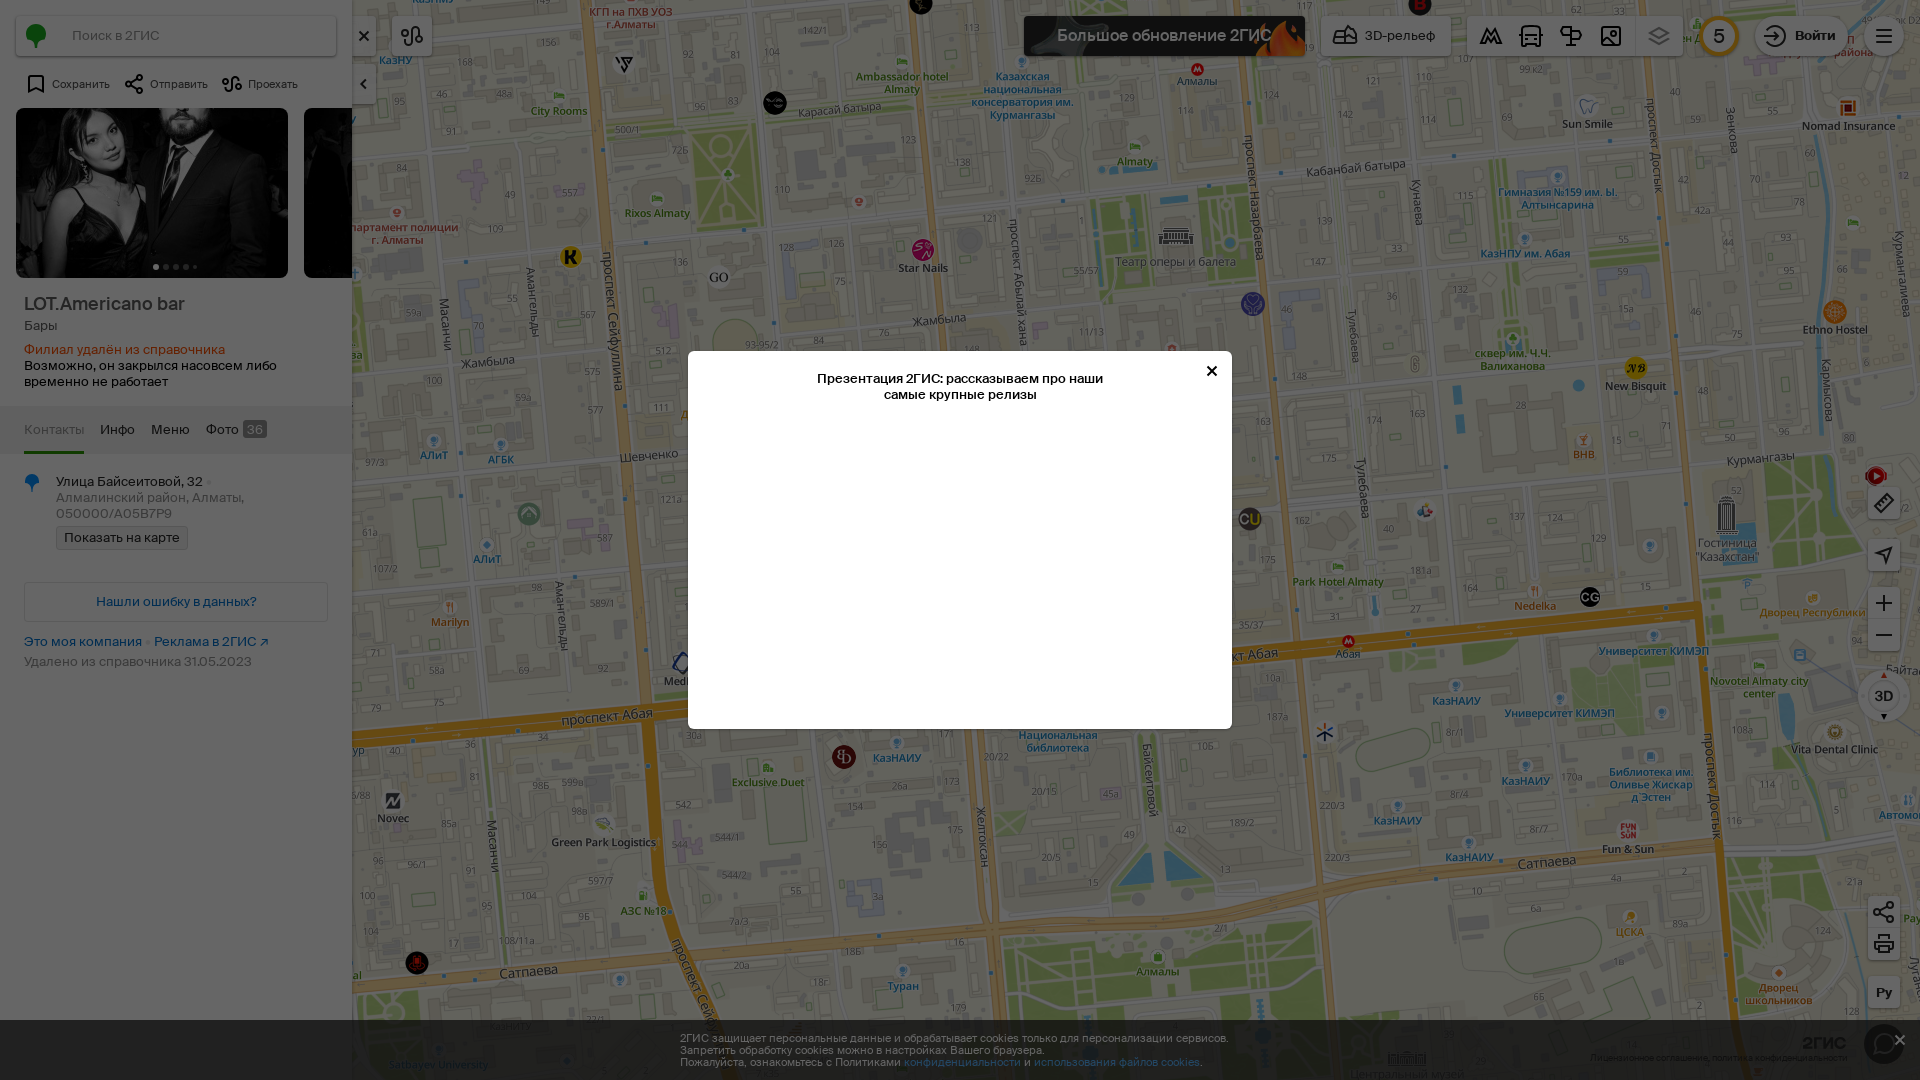  I want to click on '5', so click(1717, 35).